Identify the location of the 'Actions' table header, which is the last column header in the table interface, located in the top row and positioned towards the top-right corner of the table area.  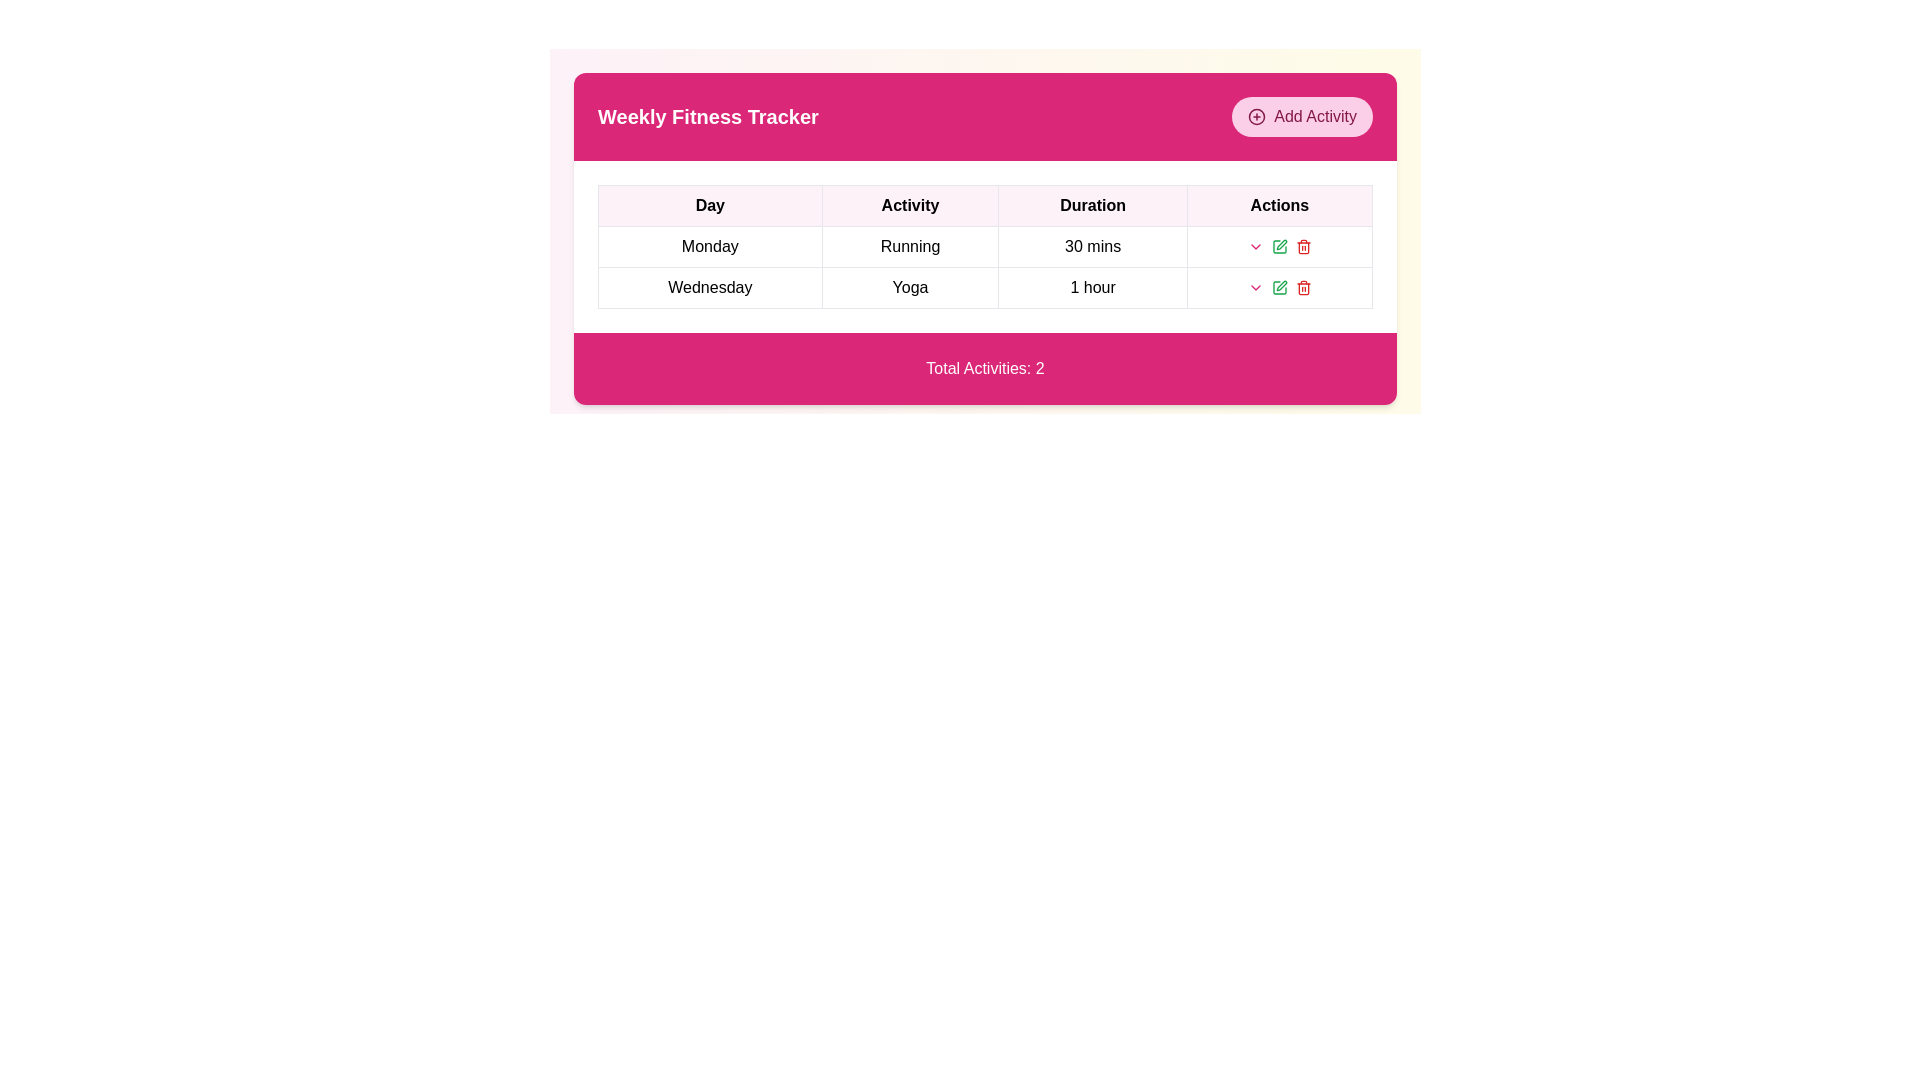
(1278, 205).